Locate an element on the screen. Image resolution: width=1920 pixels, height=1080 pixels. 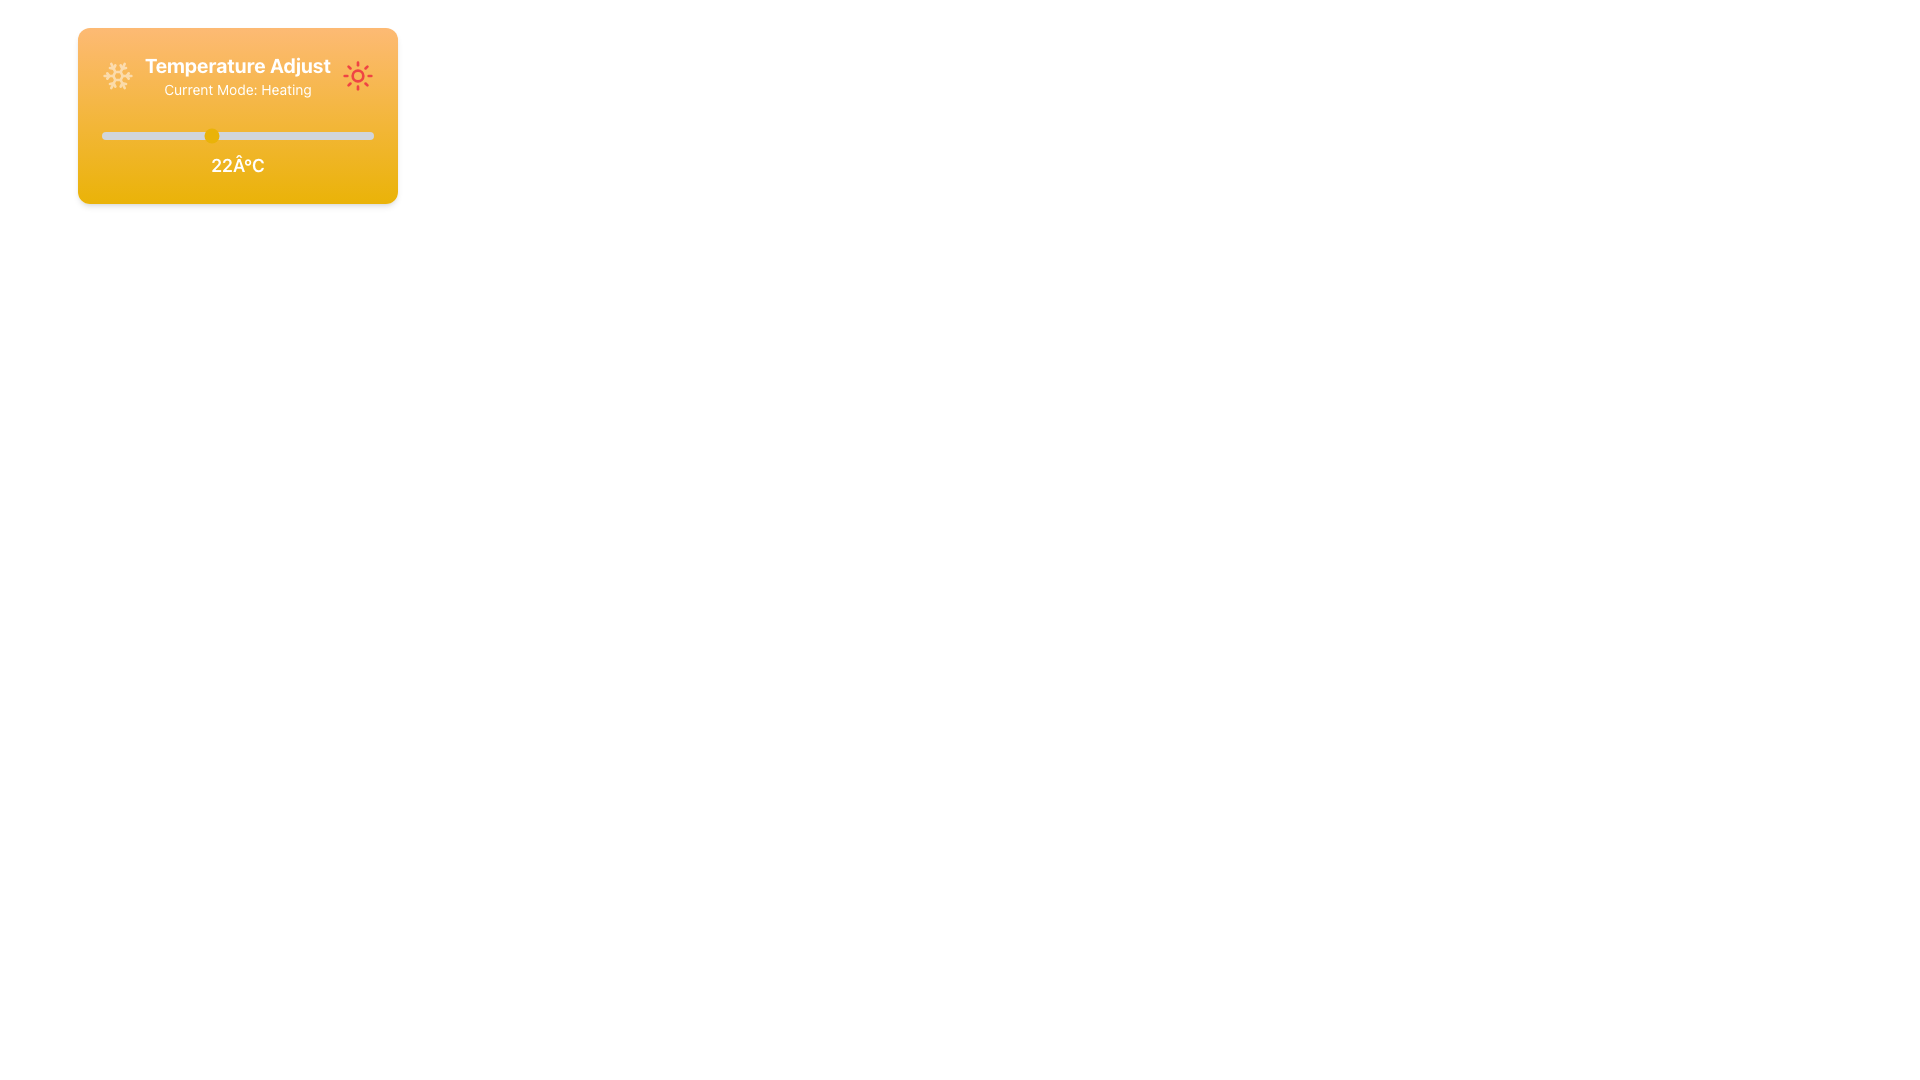
the informational Text Label indicating the current operational mode (Heating) of the device, which is positioned beneath the heading 'Temperature Adjust' is located at coordinates (238, 88).